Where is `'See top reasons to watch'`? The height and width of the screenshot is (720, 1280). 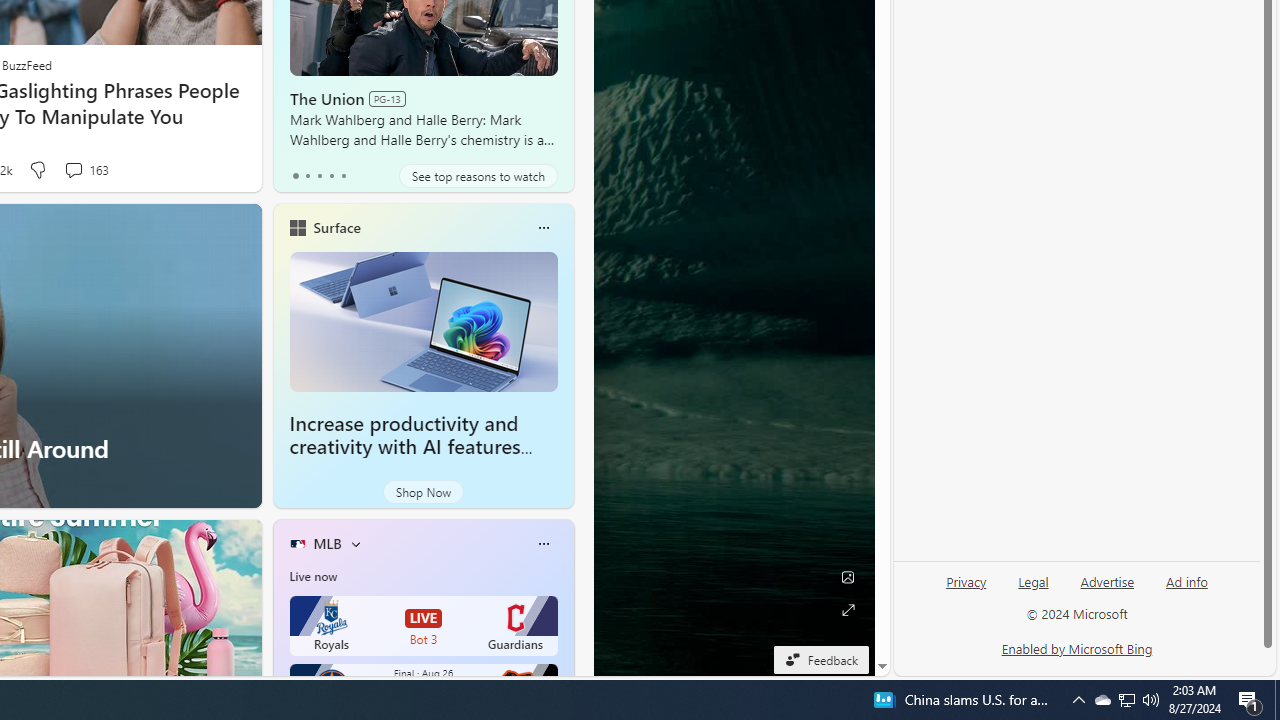
'See top reasons to watch' is located at coordinates (477, 175).